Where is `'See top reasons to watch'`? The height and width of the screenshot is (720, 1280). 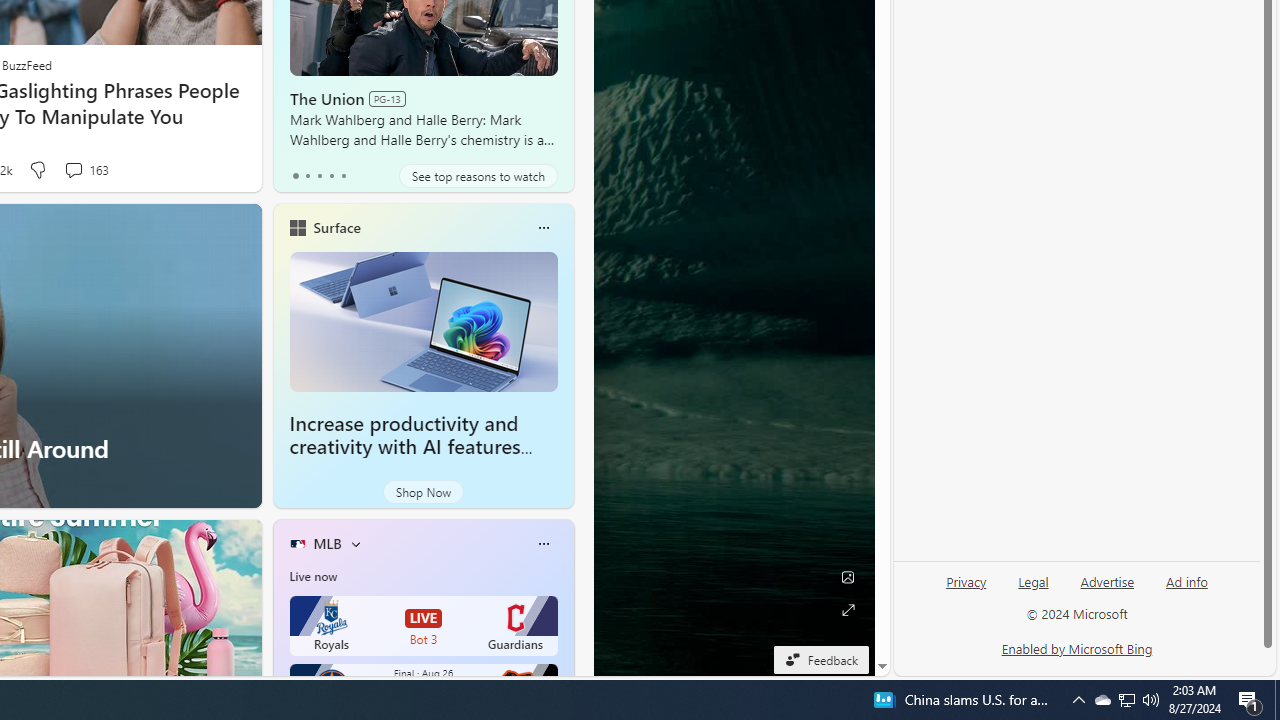
'See top reasons to watch' is located at coordinates (477, 175).